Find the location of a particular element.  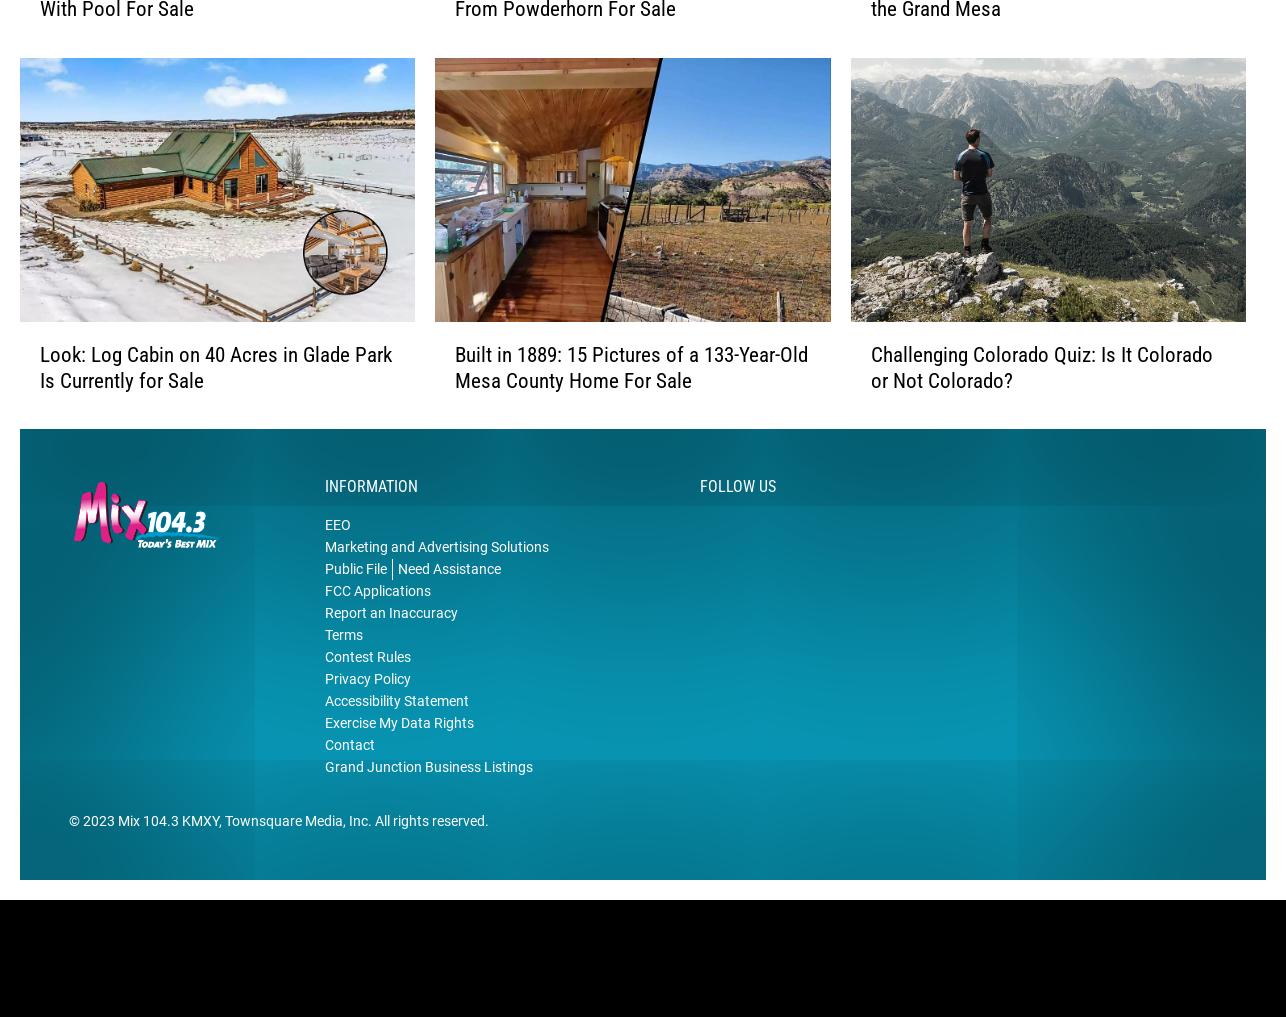

'Built in 1889: 15 Pictures of a 133-Year-Old Mesa County Home For Sale' is located at coordinates (453, 398).